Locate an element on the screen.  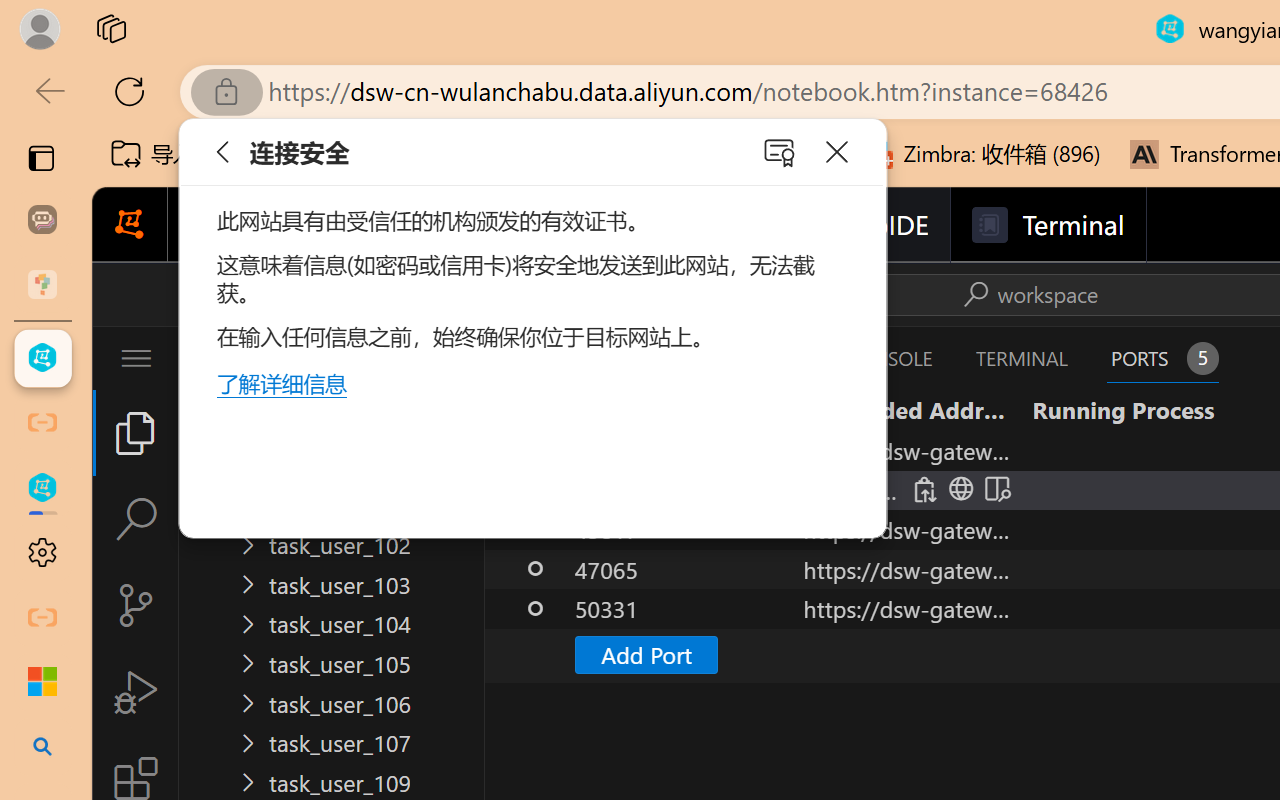
'Ports - 5 forwarded ports Ports - 5 forwarded ports' is located at coordinates (1162, 358).